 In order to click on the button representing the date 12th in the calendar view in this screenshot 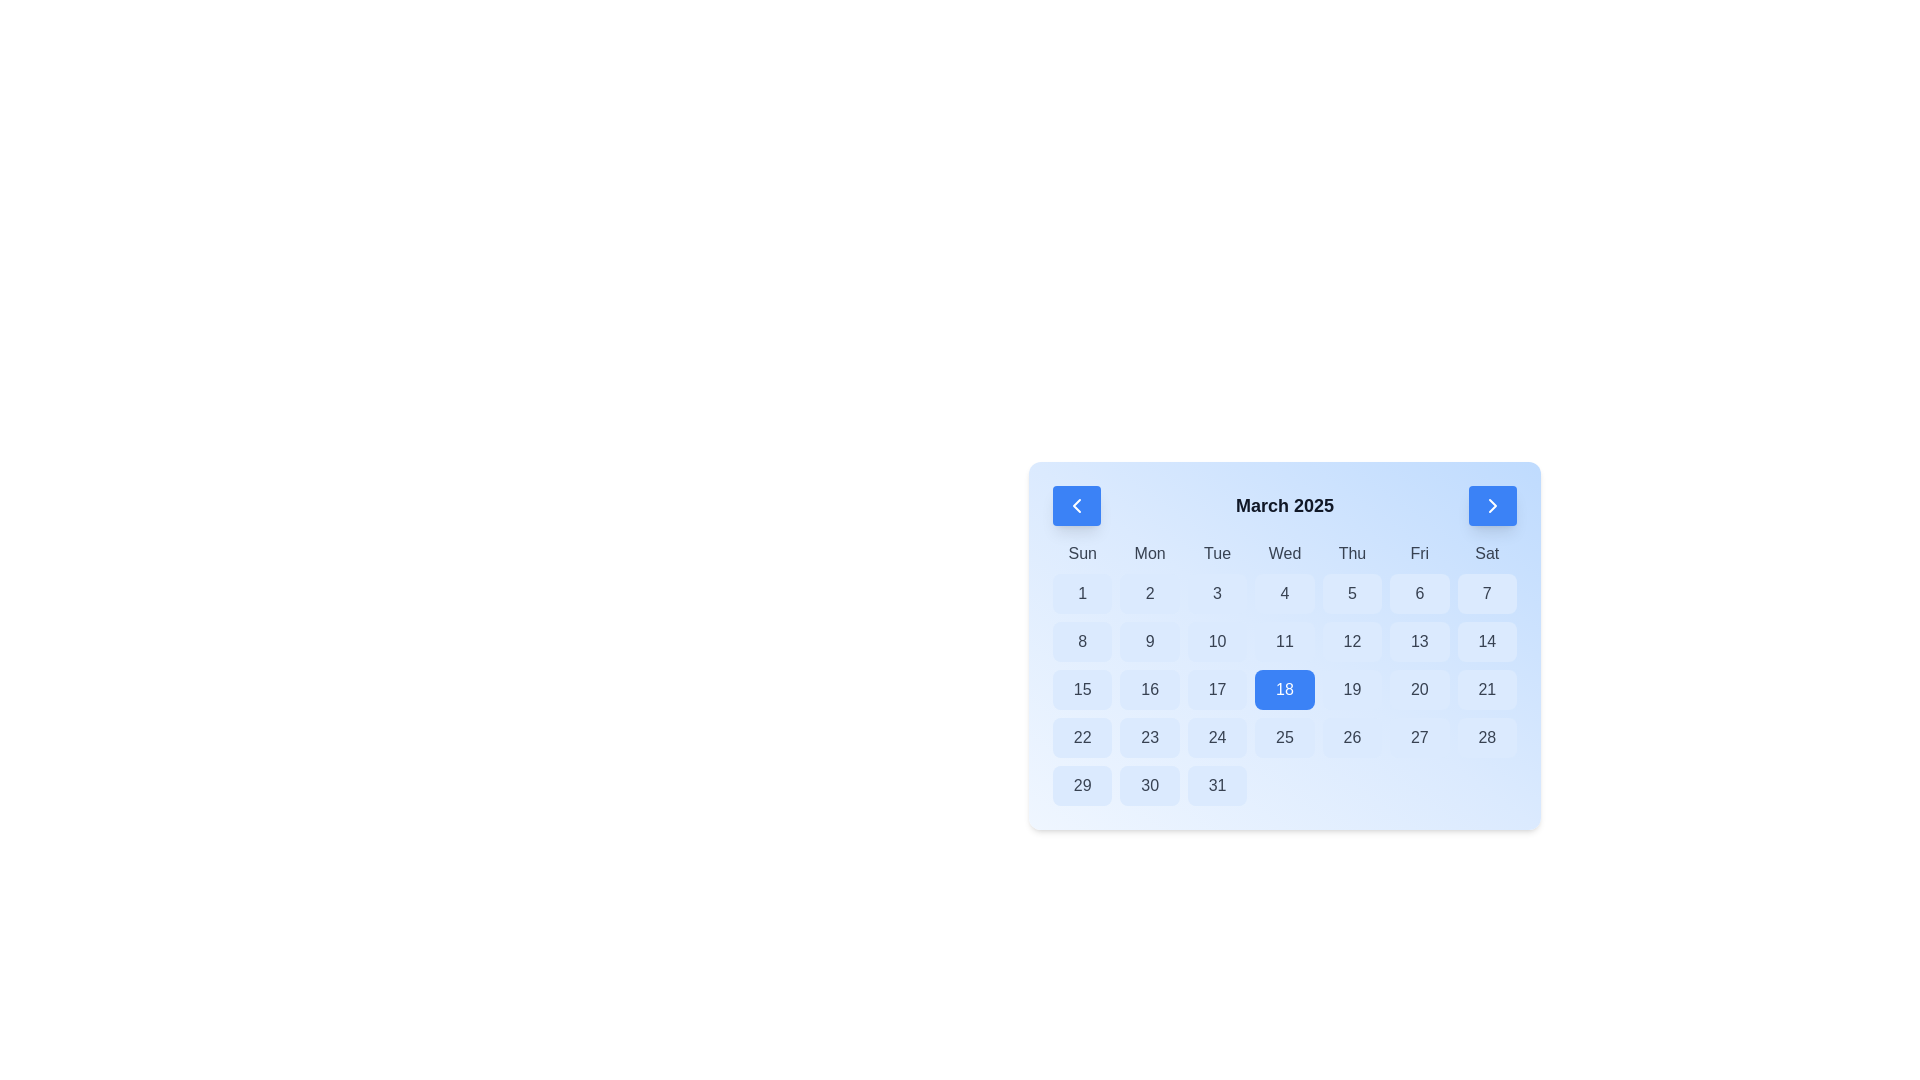, I will do `click(1352, 641)`.